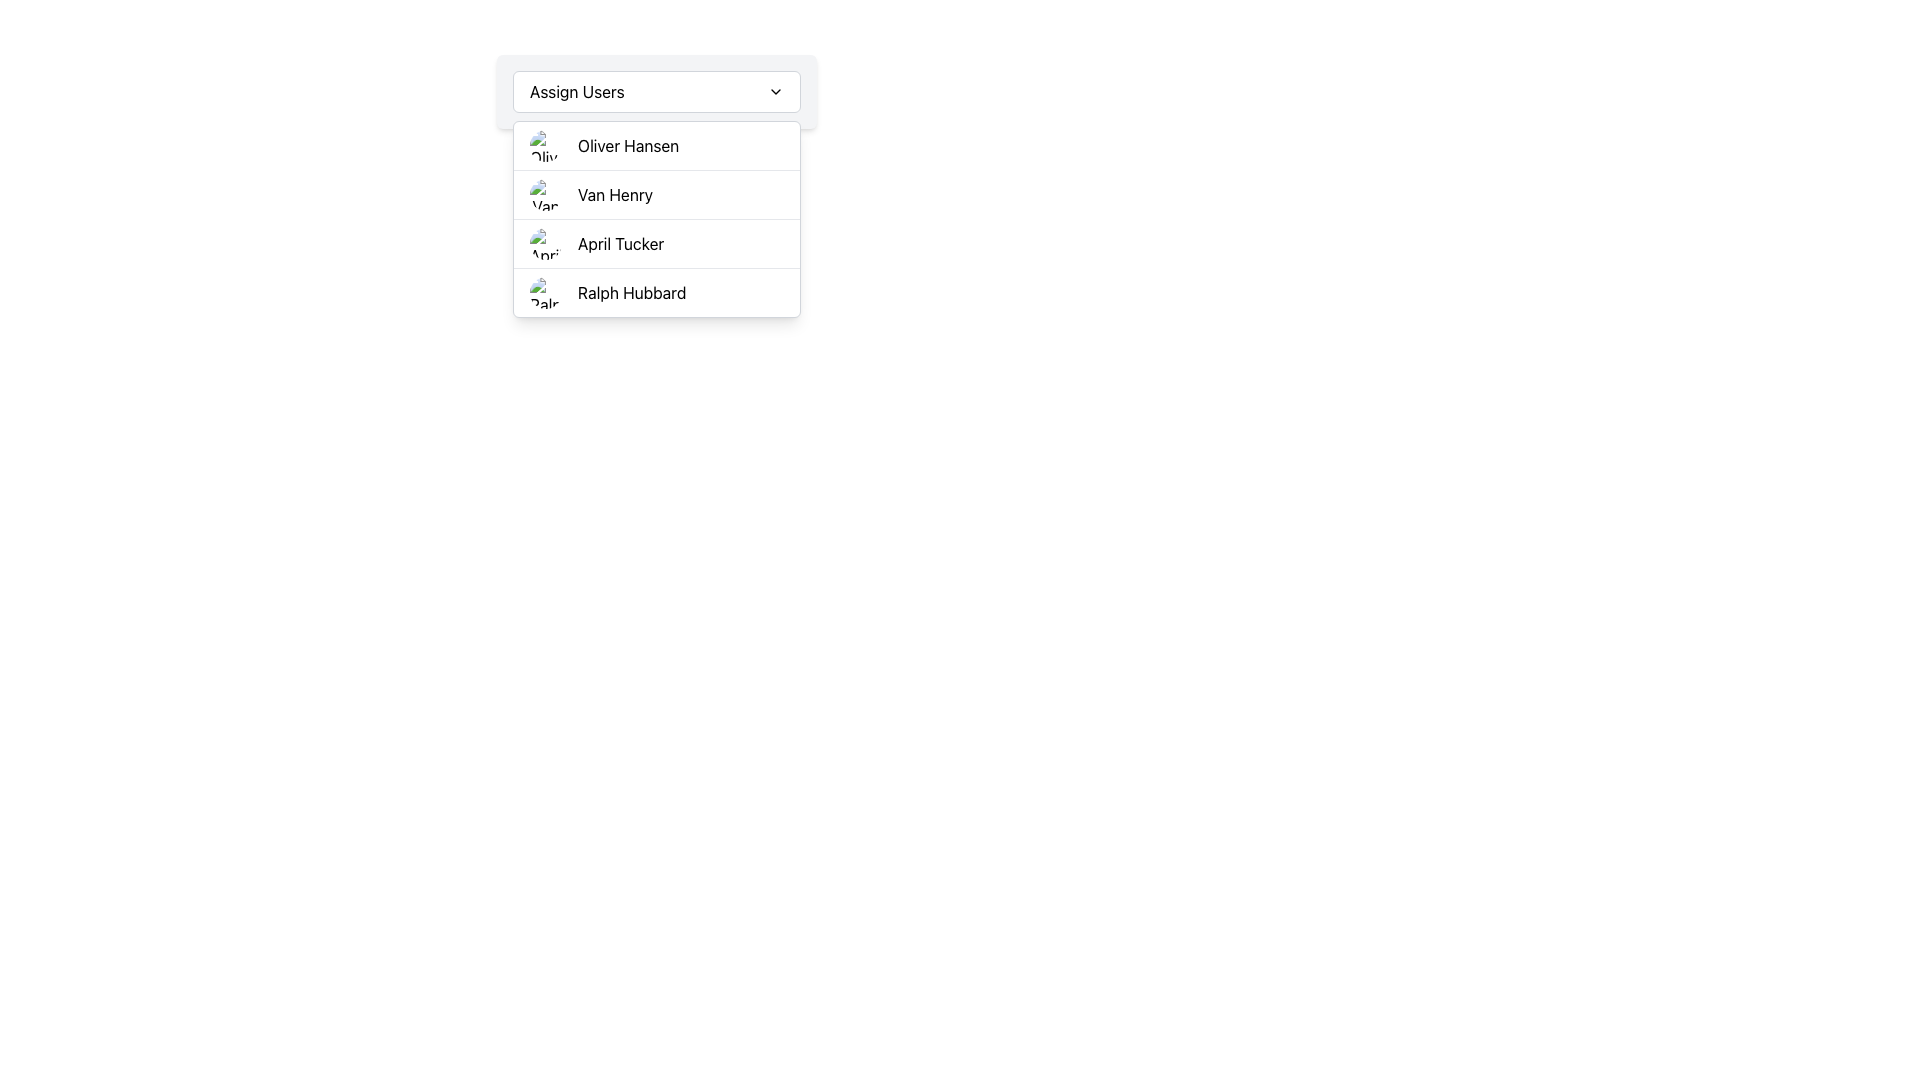  Describe the element at coordinates (657, 219) in the screenshot. I see `the second user entry in the dropdown menu labeled 'Assign Users', which is positioned between 'Oliver Hansen' and 'April Tucker'` at that location.